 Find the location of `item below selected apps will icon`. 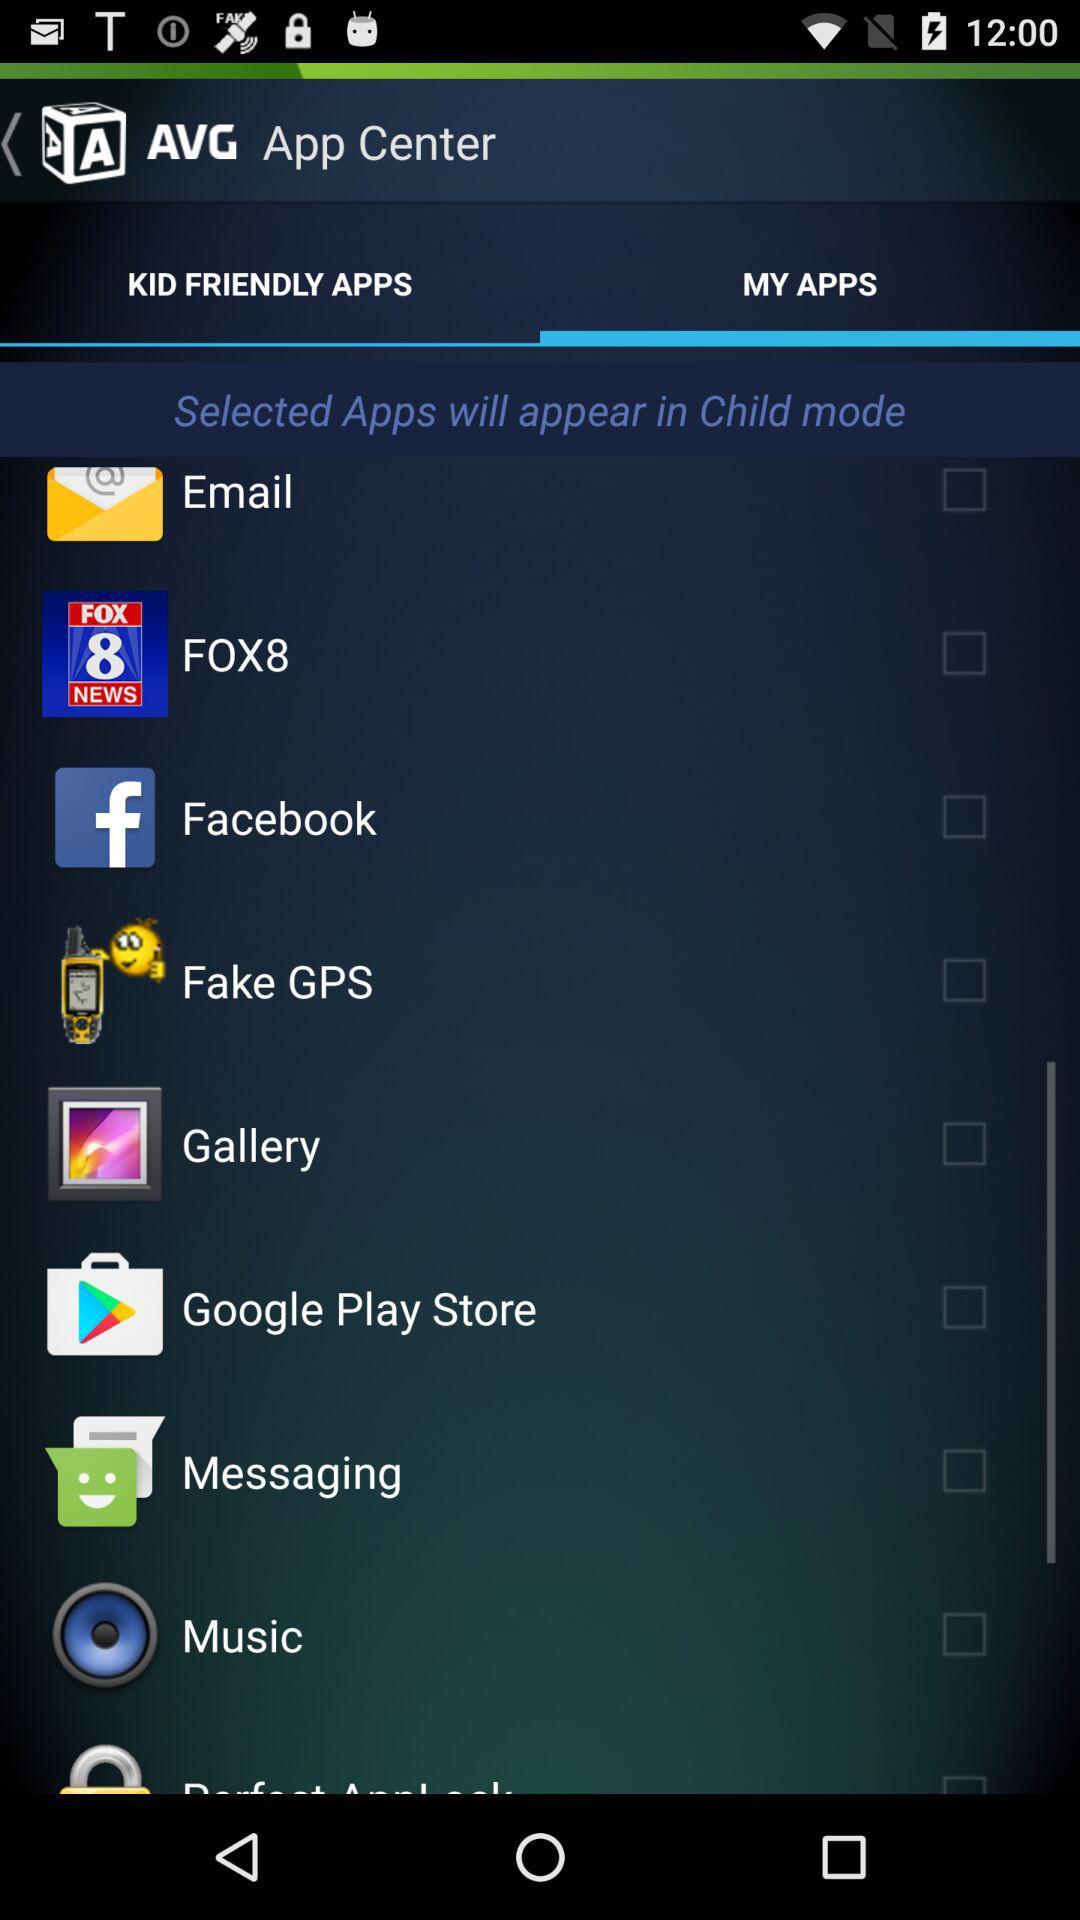

item below selected apps will icon is located at coordinates (236, 490).